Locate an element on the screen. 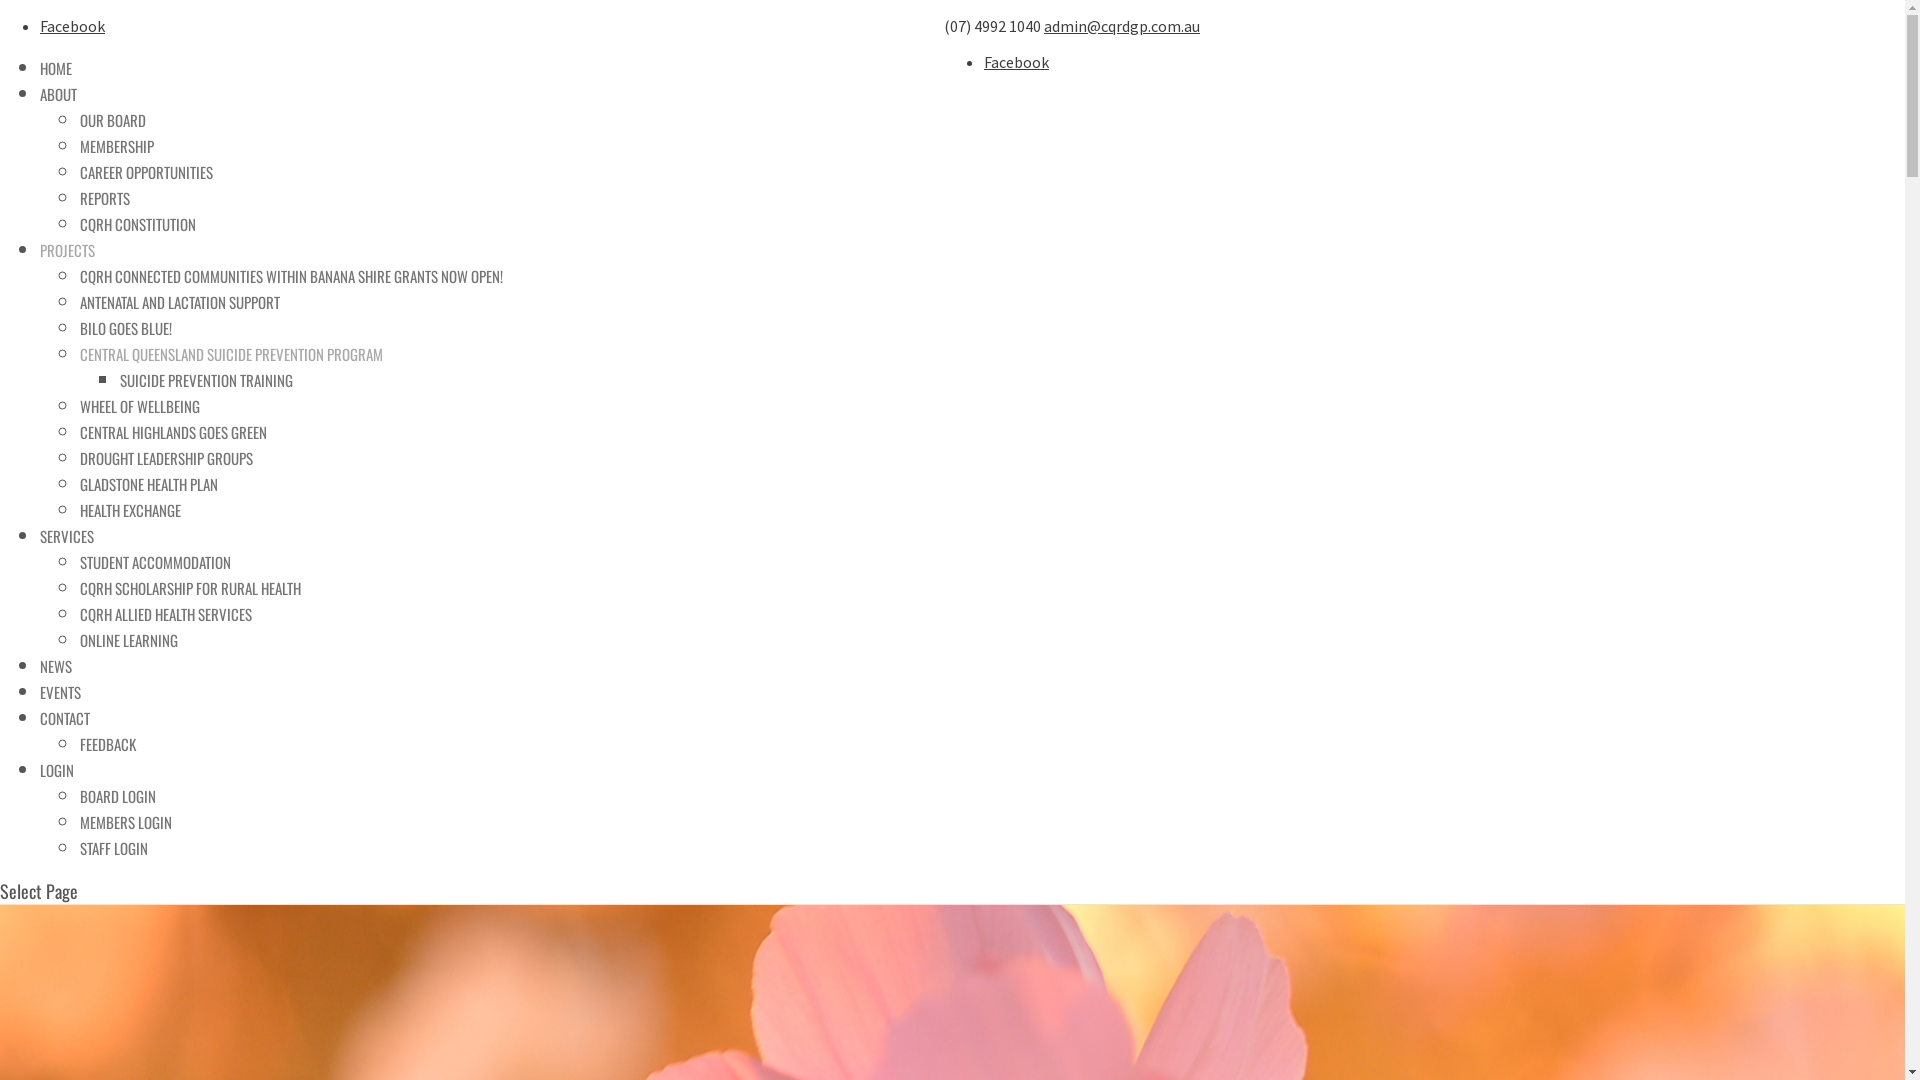 Image resolution: width=1920 pixels, height=1080 pixels. 'STUDENT ACCOMMODATION' is located at coordinates (154, 562).